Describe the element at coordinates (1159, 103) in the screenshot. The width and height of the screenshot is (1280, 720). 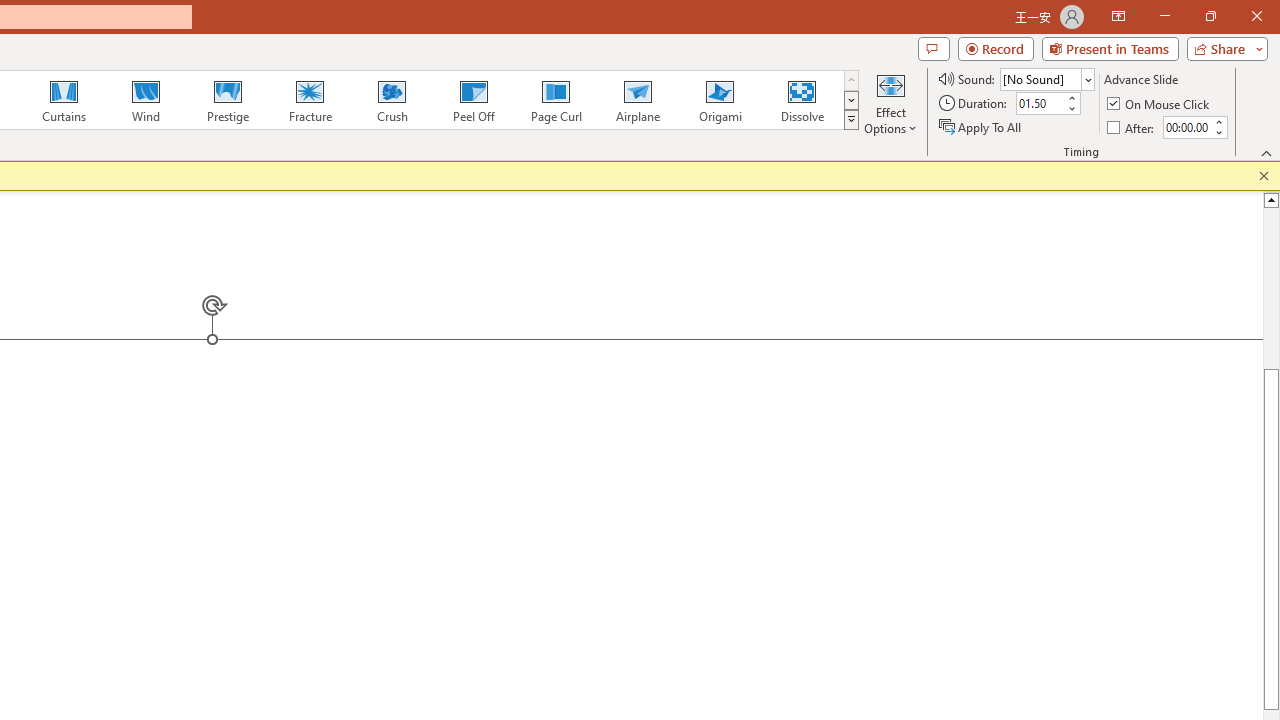
I see `'On Mouse Click'` at that location.